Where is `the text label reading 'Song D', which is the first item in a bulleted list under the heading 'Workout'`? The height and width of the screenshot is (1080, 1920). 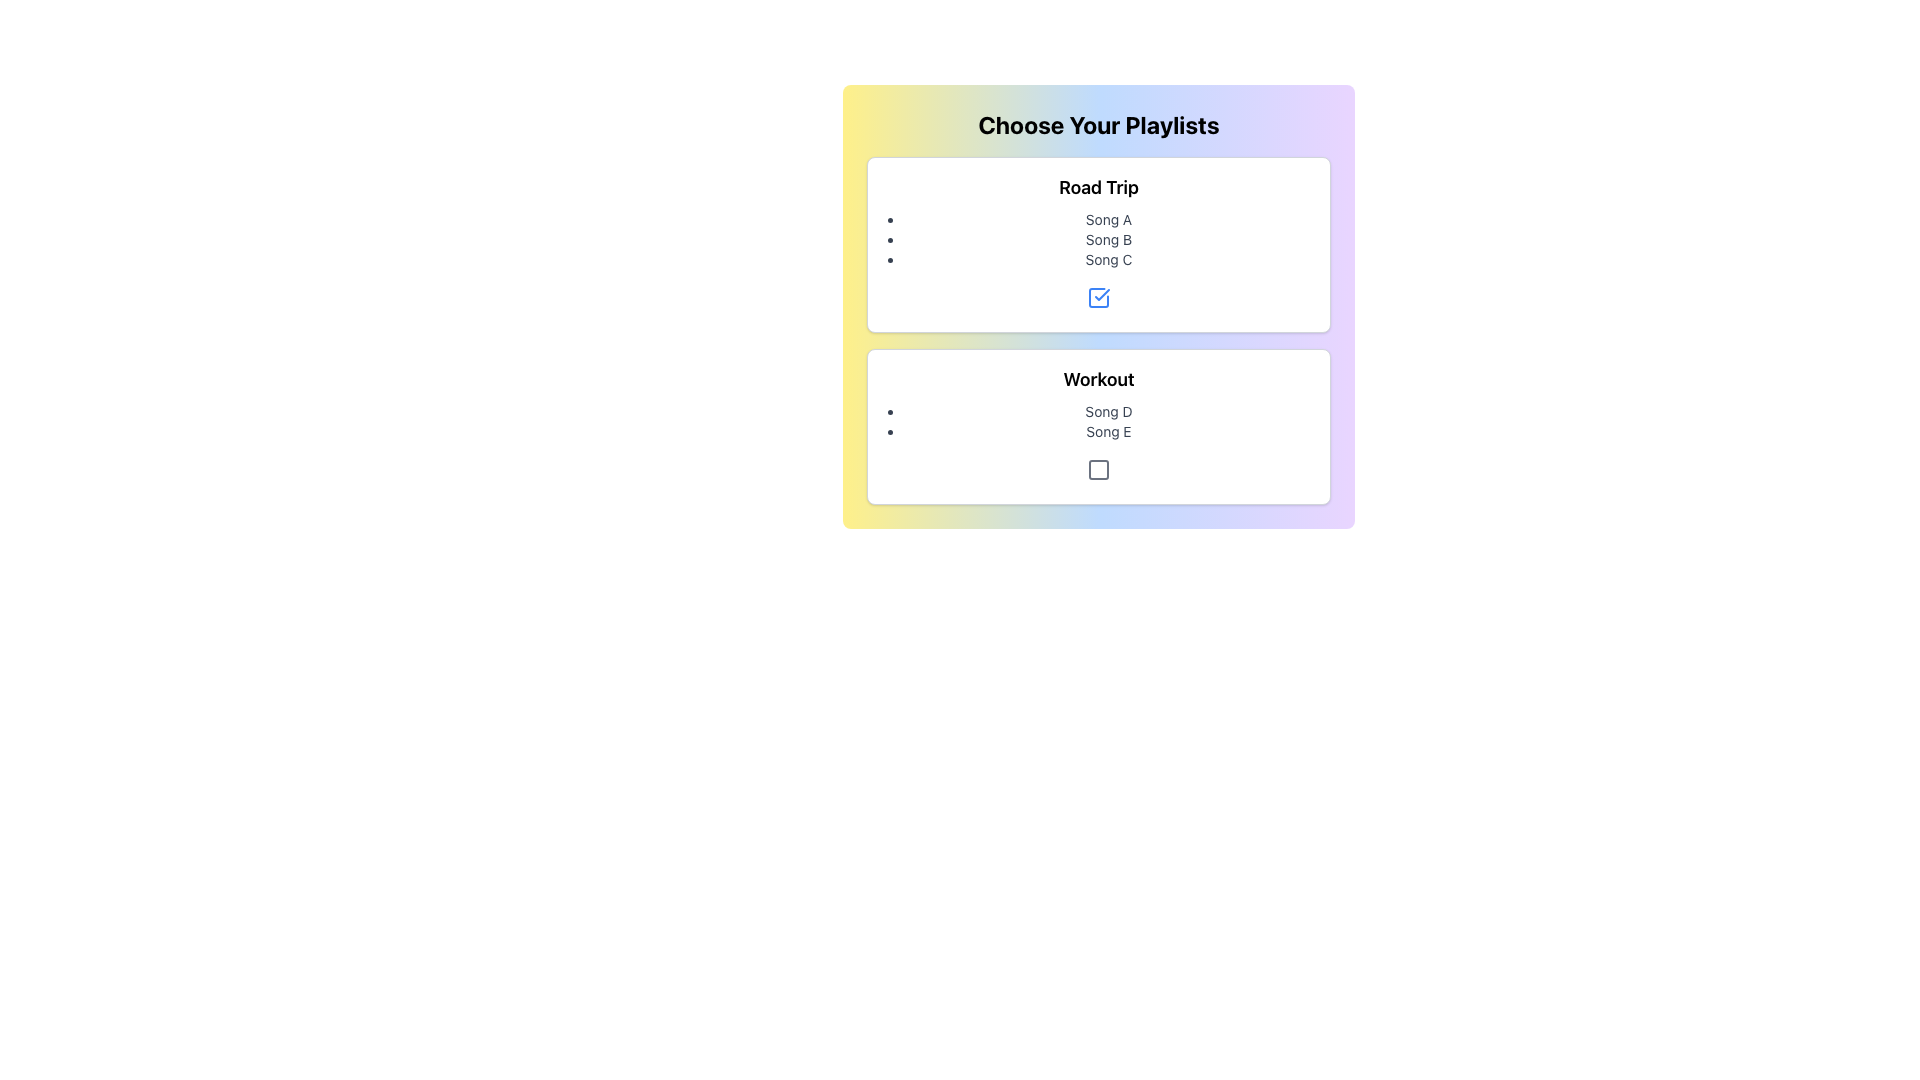
the text label reading 'Song D', which is the first item in a bulleted list under the heading 'Workout' is located at coordinates (1107, 411).